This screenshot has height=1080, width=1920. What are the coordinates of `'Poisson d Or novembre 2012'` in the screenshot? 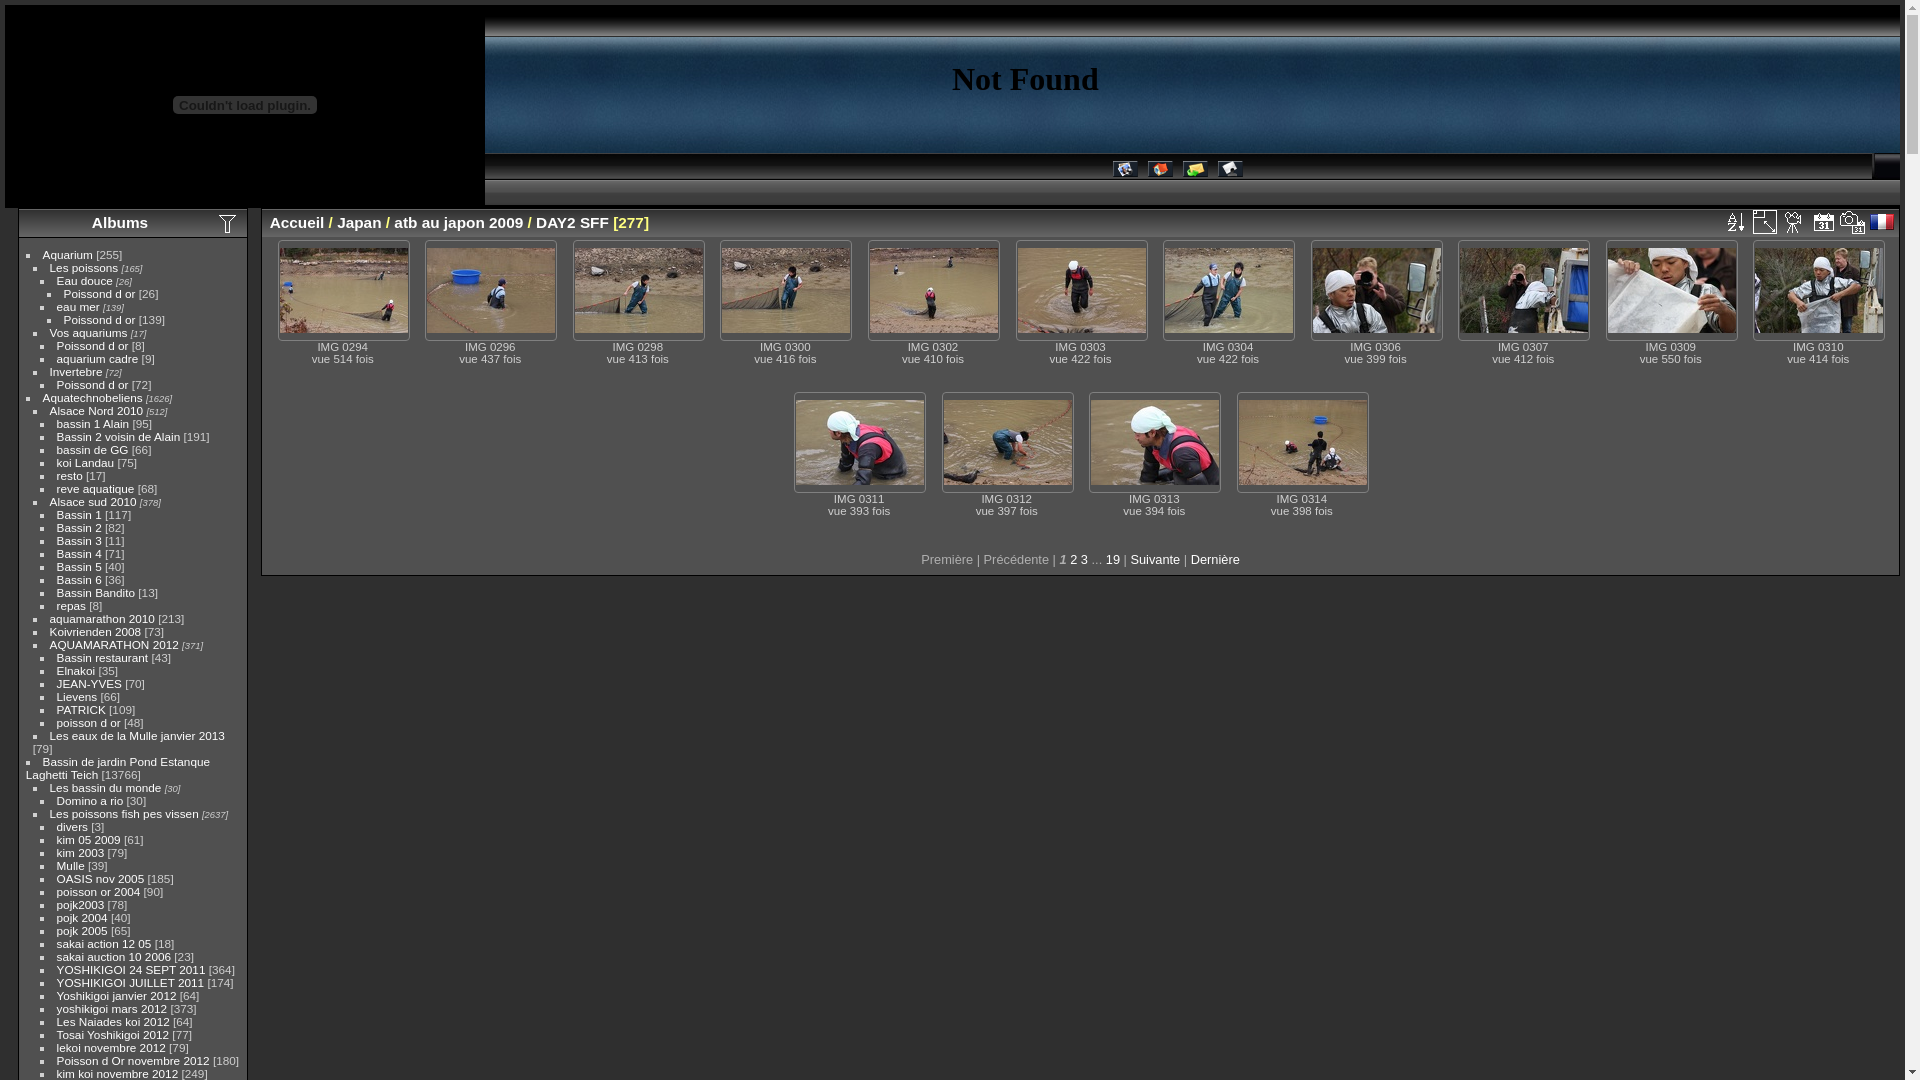 It's located at (132, 1059).